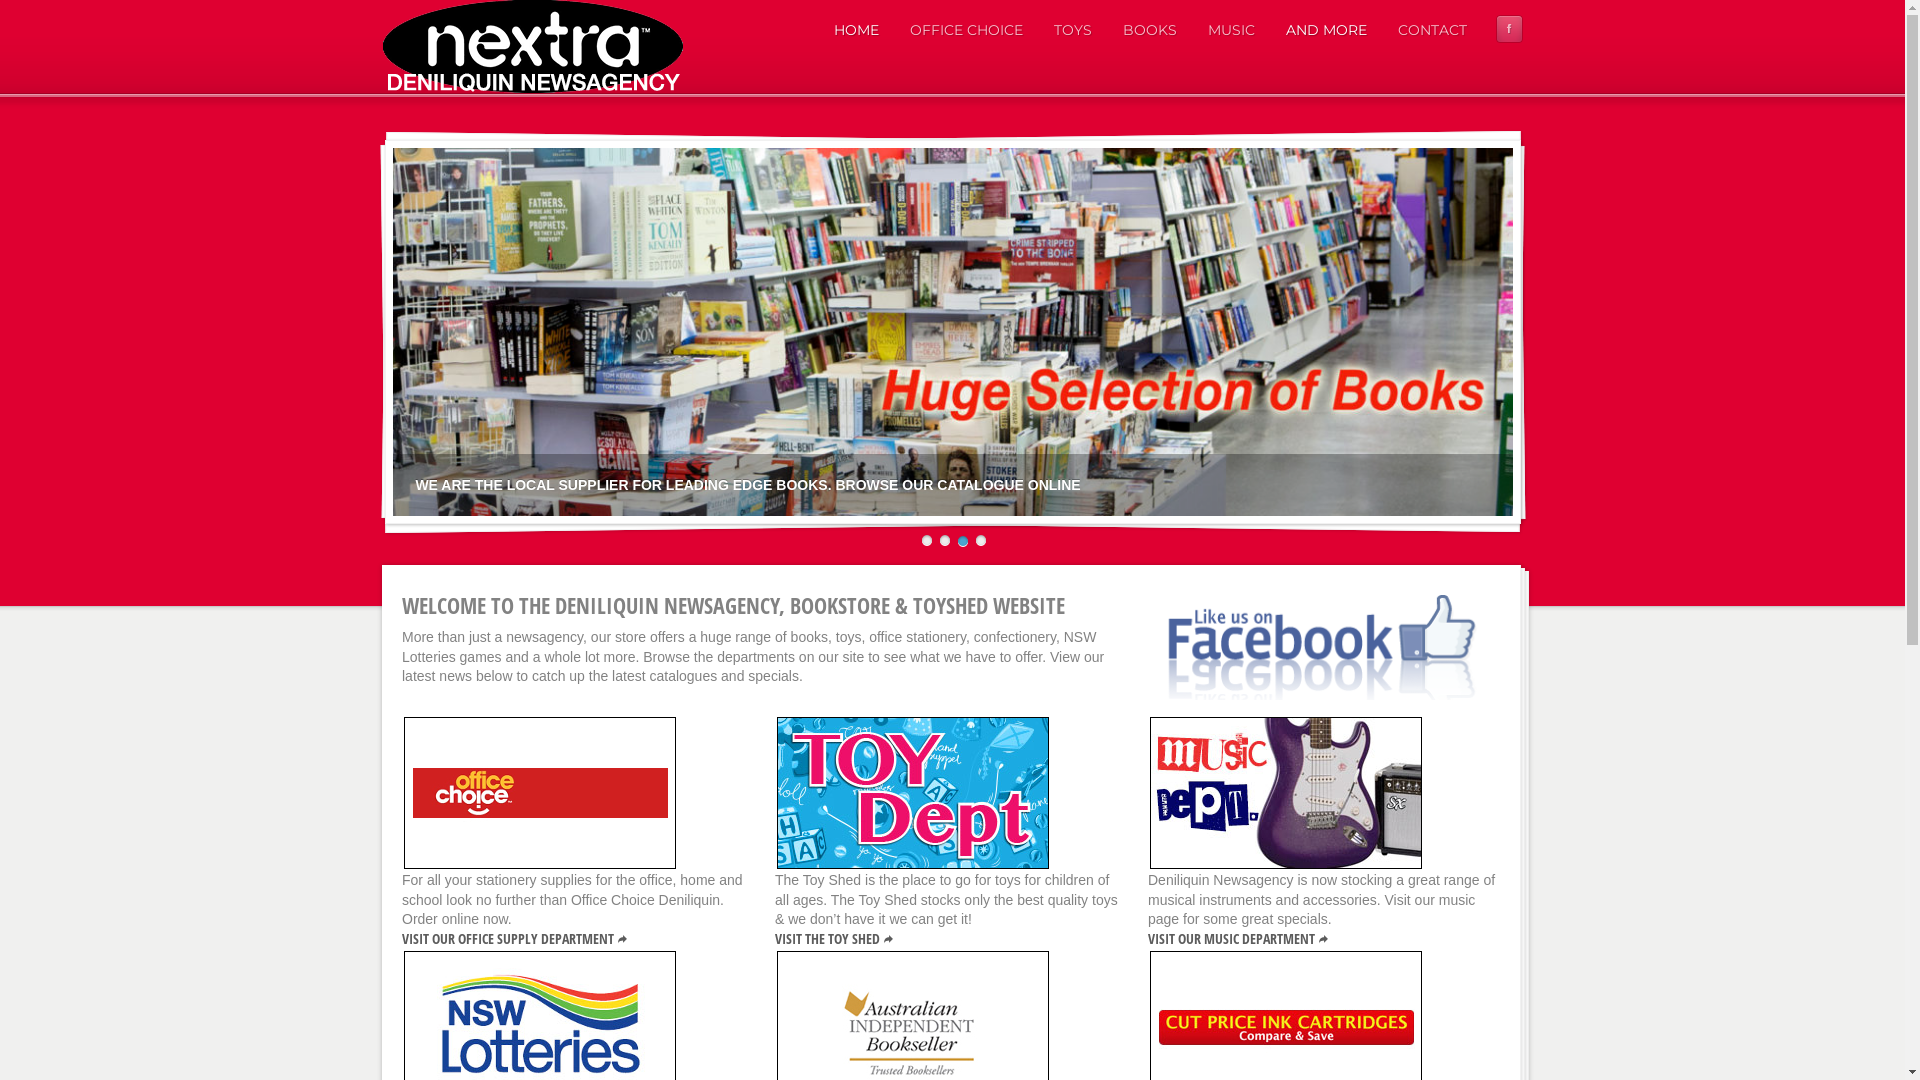  Describe the element at coordinates (1229, 30) in the screenshot. I see `'MUSIC'` at that location.